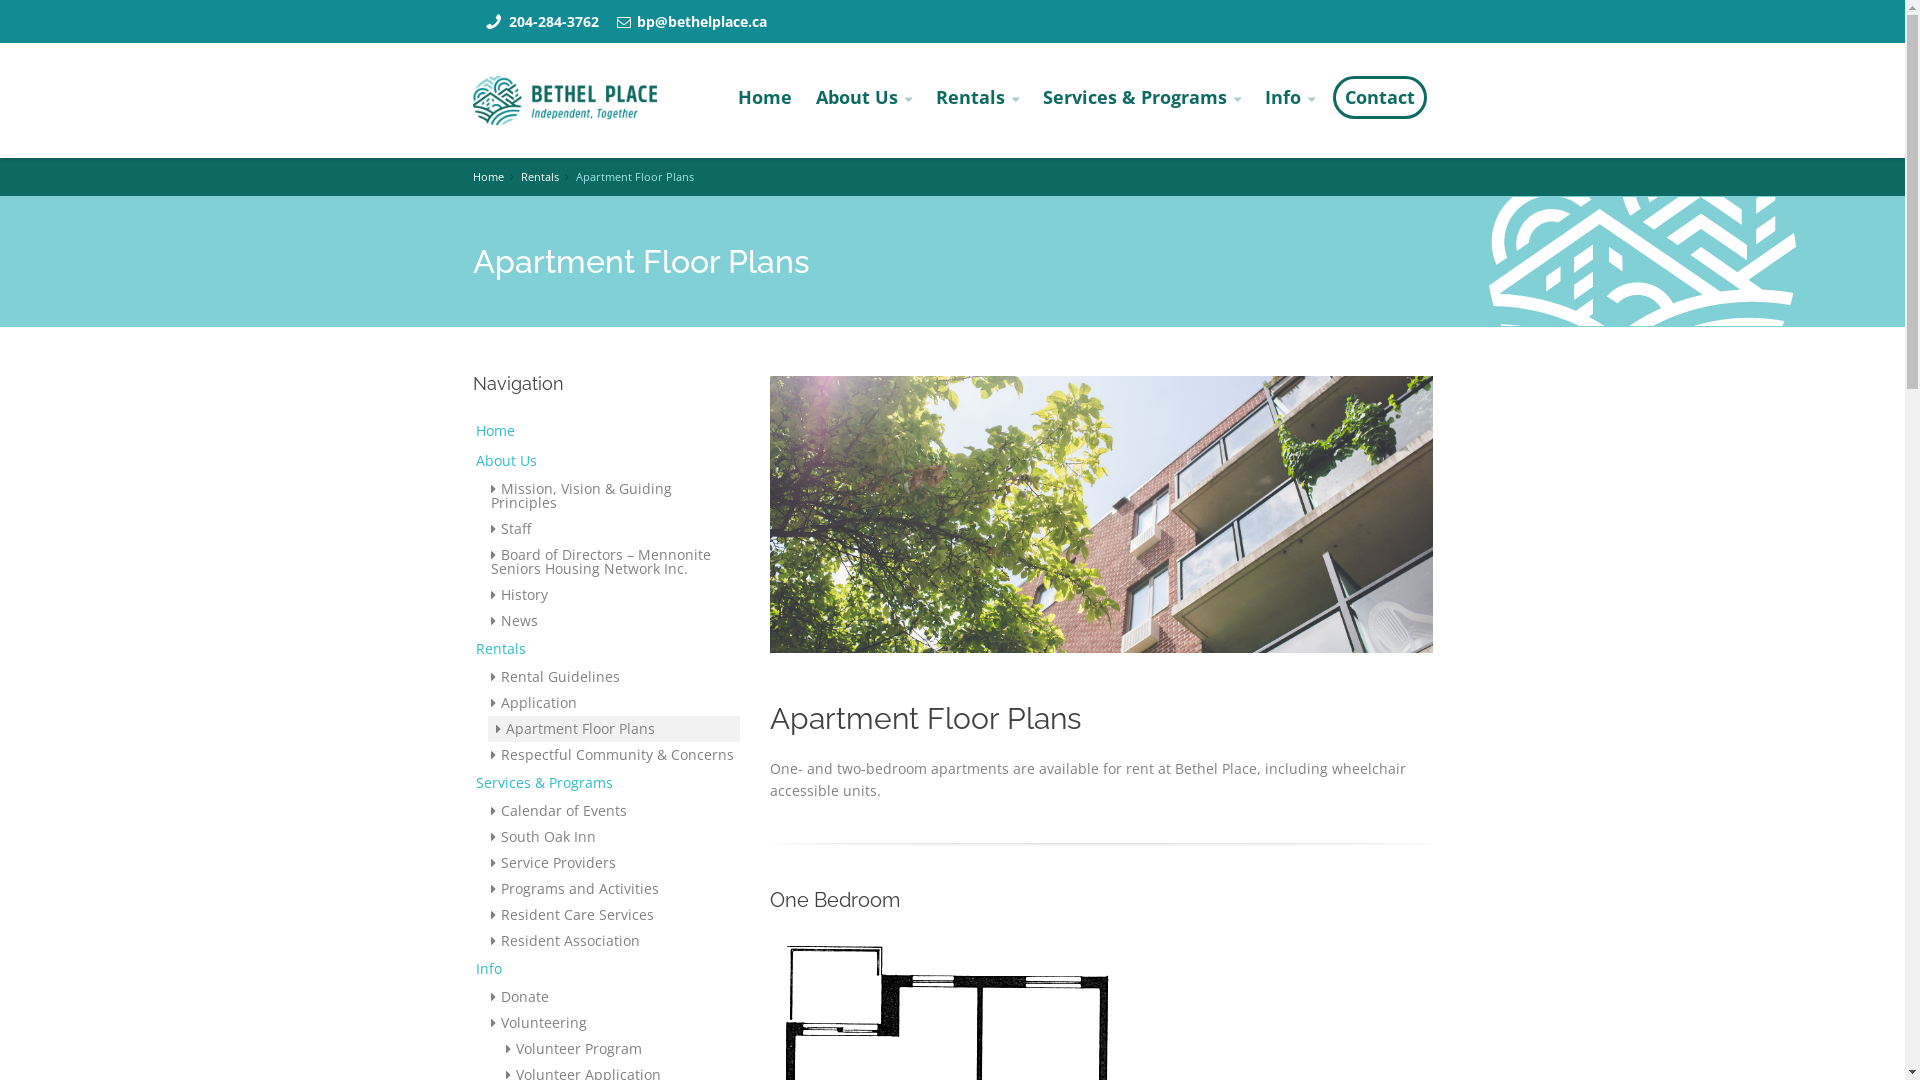 The height and width of the screenshot is (1080, 1920). Describe the element at coordinates (508, 21) in the screenshot. I see `'204-284-3762'` at that location.